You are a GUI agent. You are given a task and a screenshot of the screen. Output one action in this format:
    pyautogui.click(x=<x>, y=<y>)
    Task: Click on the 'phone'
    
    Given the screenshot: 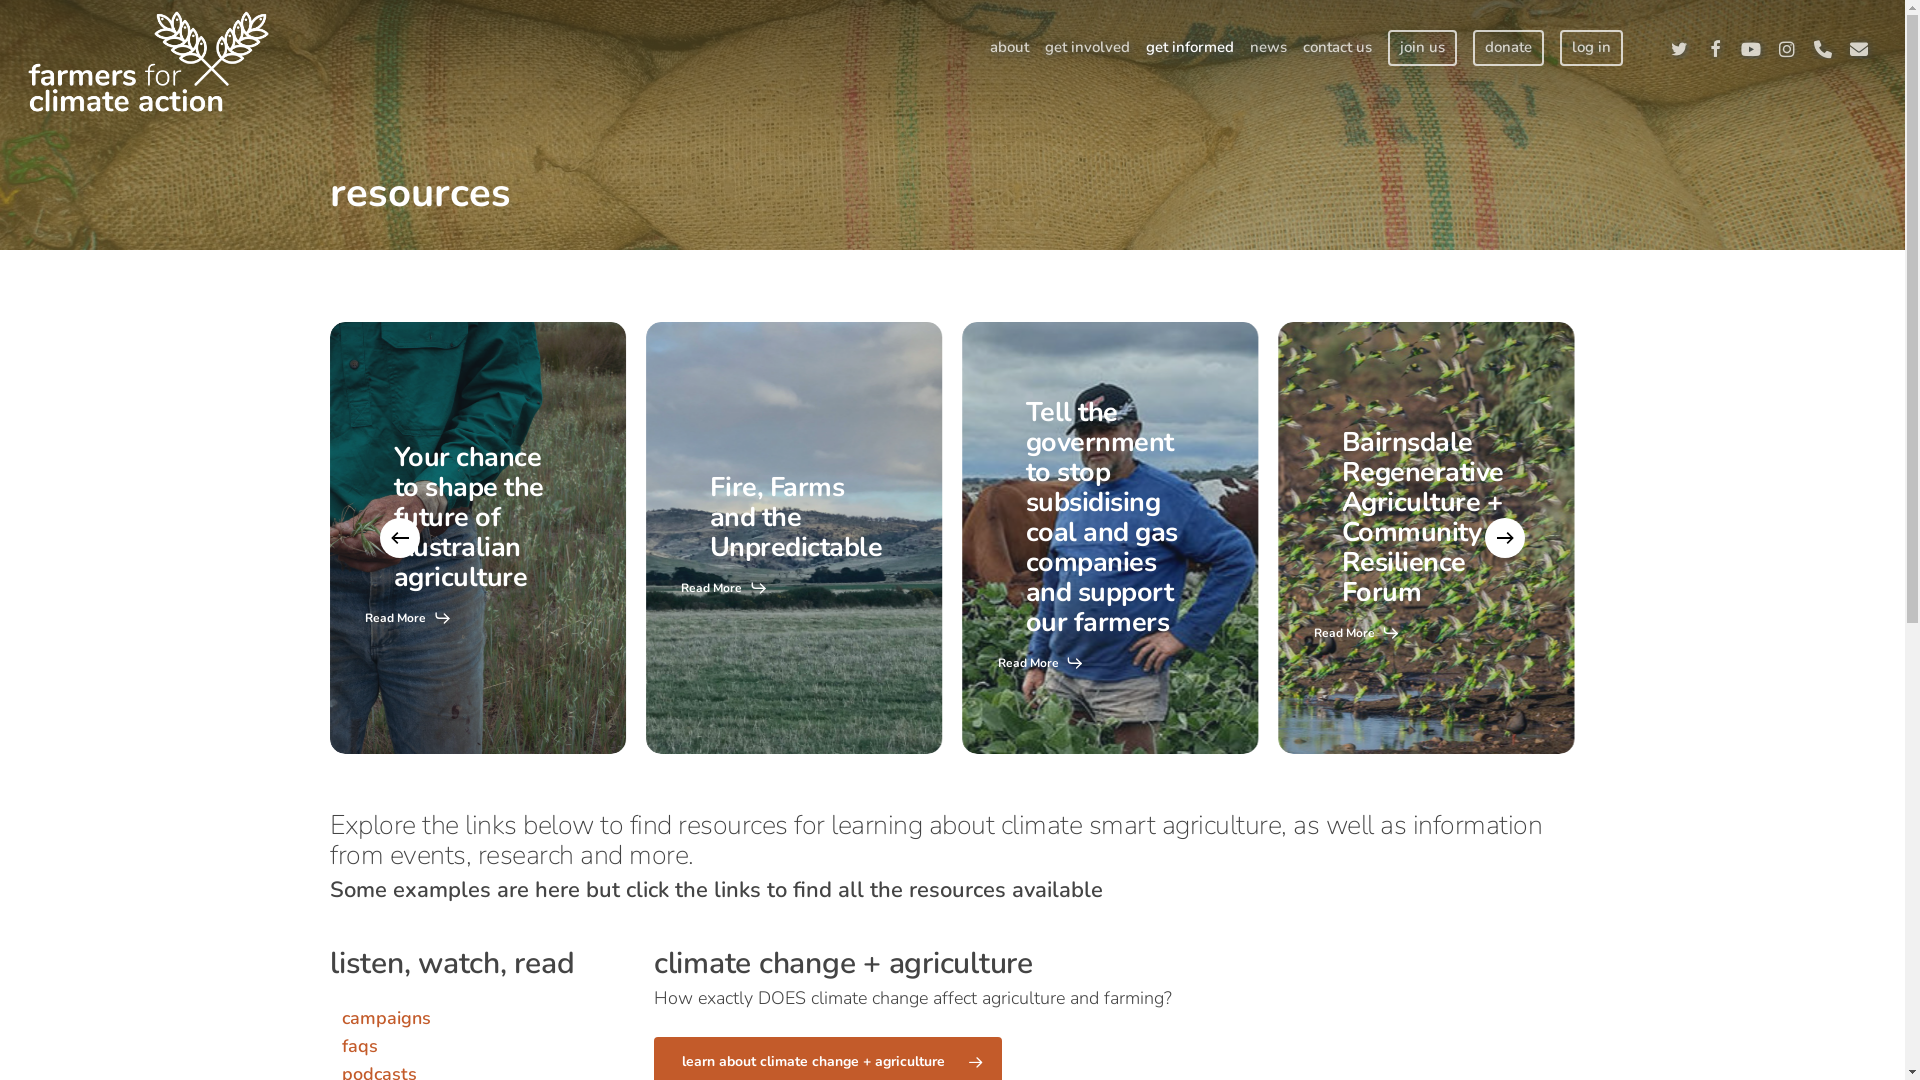 What is the action you would take?
    pyautogui.click(x=1823, y=46)
    